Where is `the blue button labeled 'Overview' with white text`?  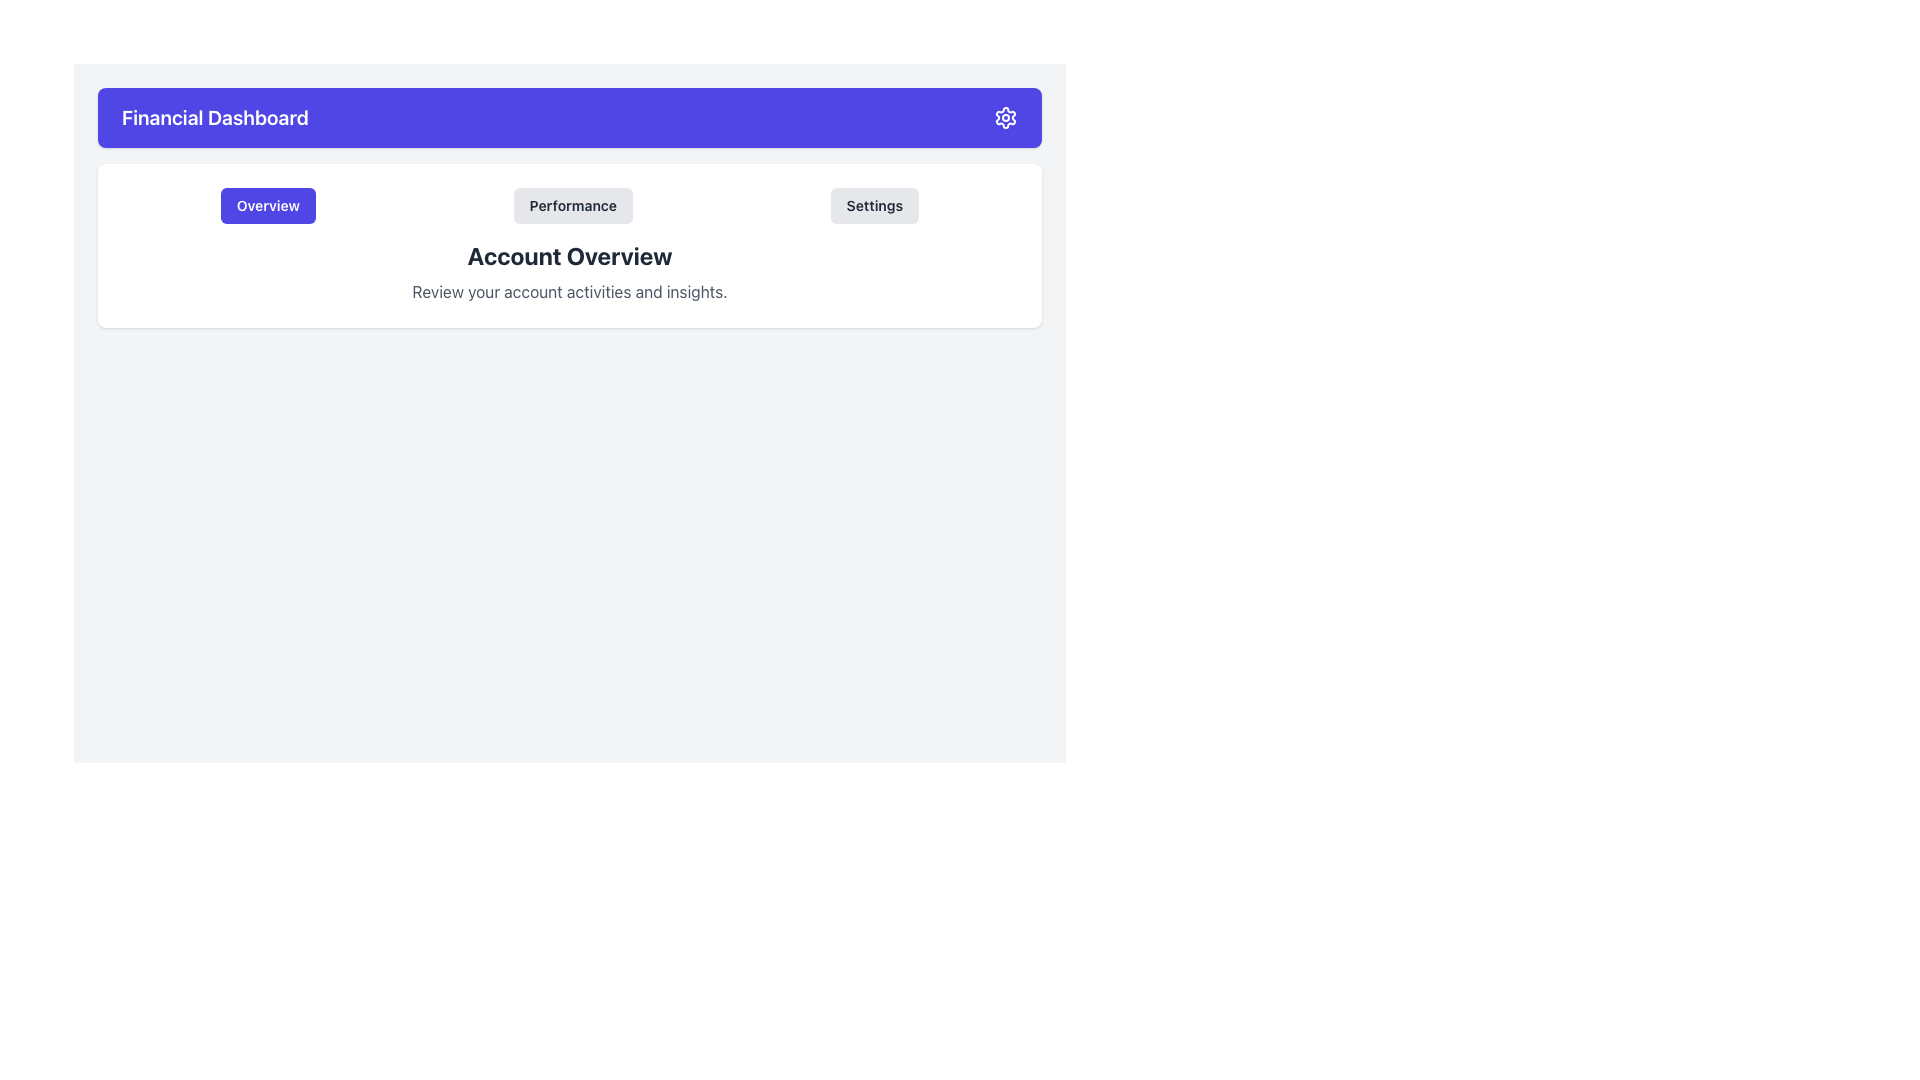
the blue button labeled 'Overview' with white text is located at coordinates (267, 205).